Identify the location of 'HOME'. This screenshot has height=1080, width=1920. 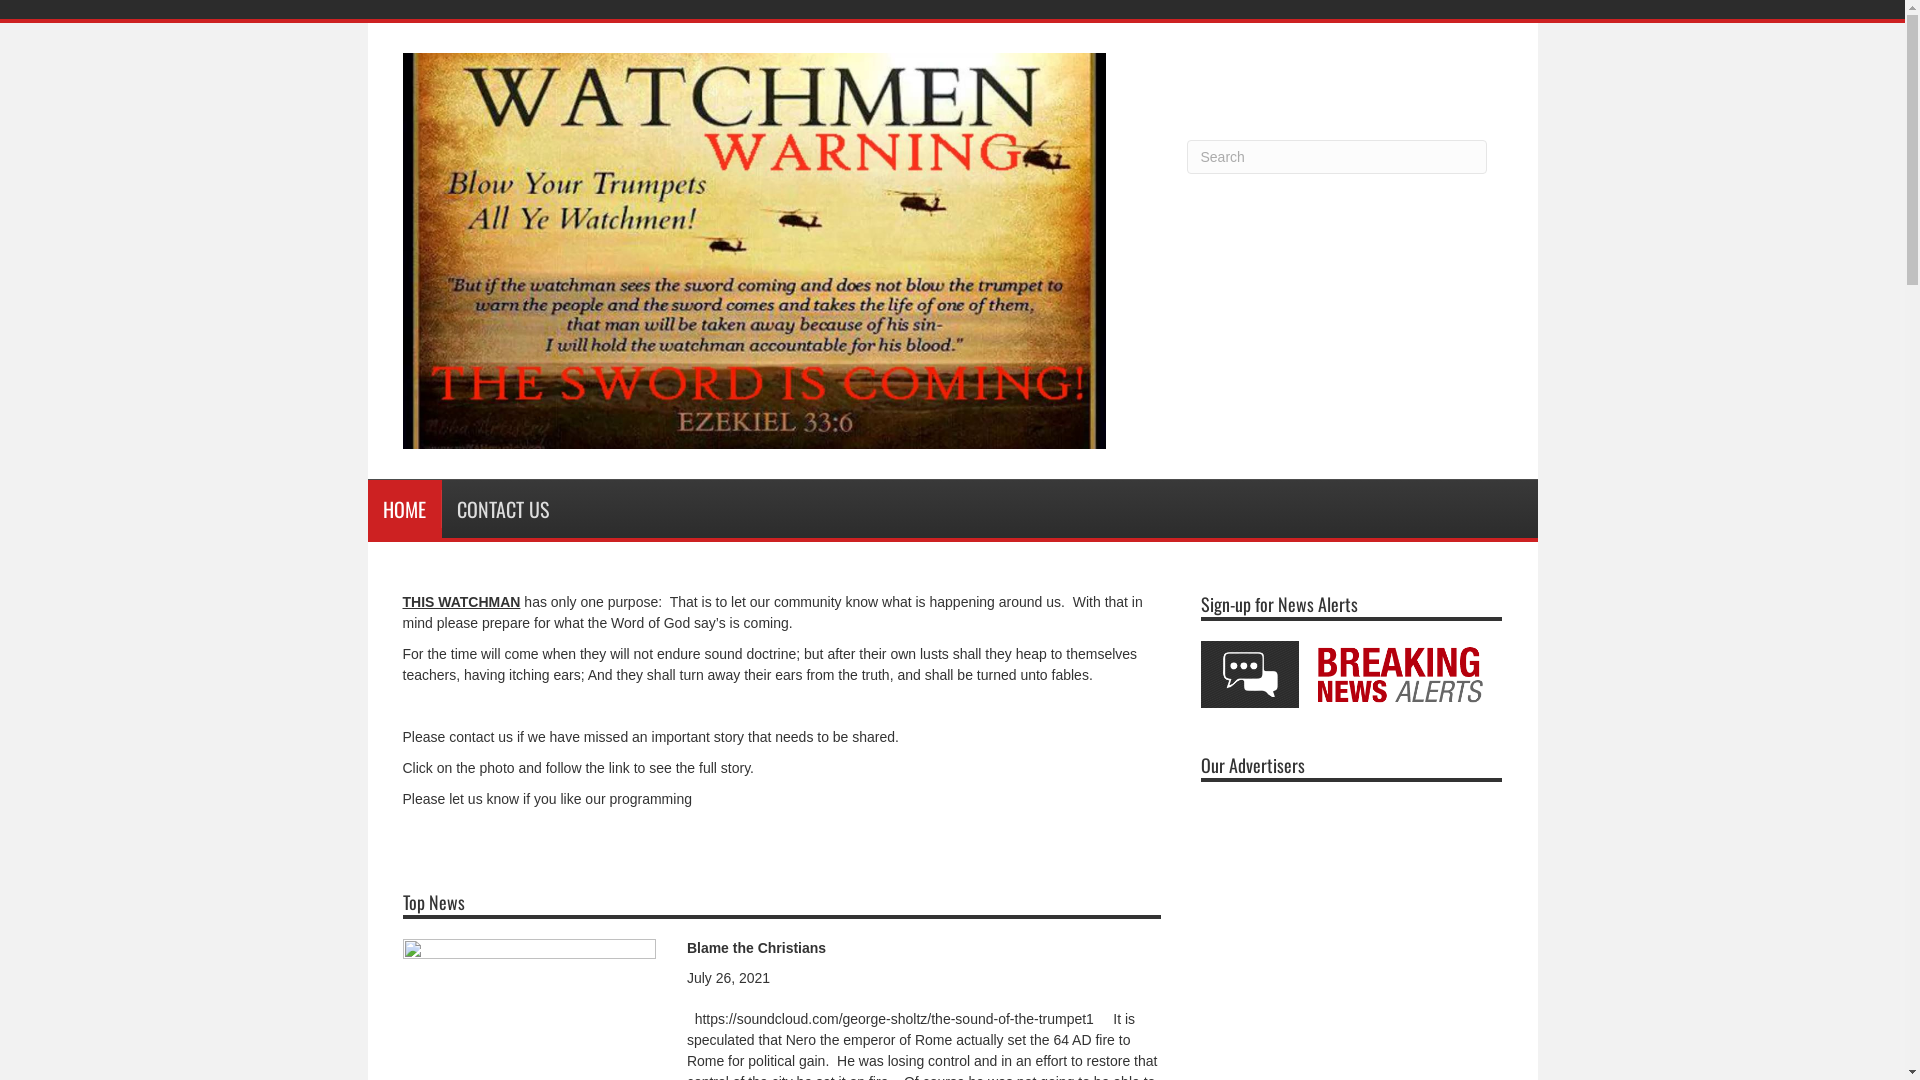
(403, 508).